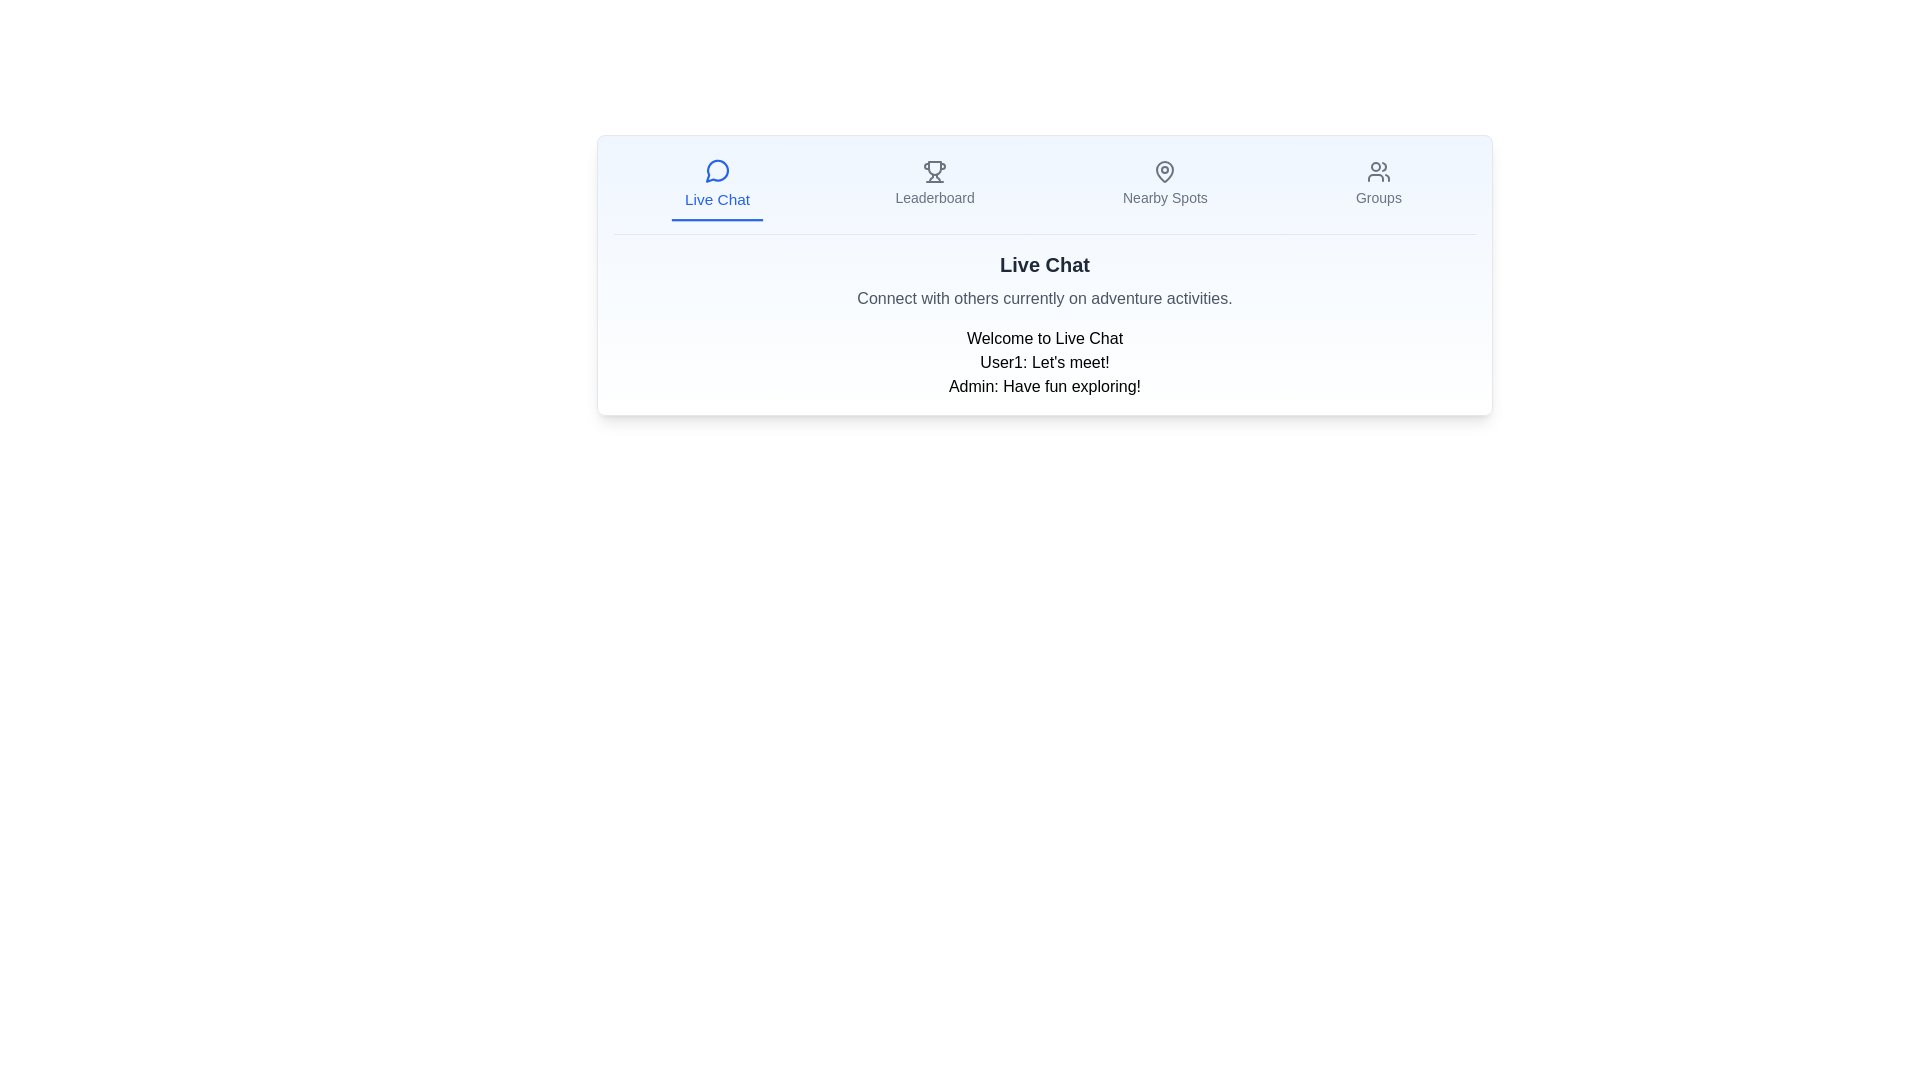 This screenshot has width=1920, height=1080. Describe the element at coordinates (1165, 197) in the screenshot. I see `the 'Nearby Spots' static text label in the navigation bar, which is positioned as the third item from the left` at that location.